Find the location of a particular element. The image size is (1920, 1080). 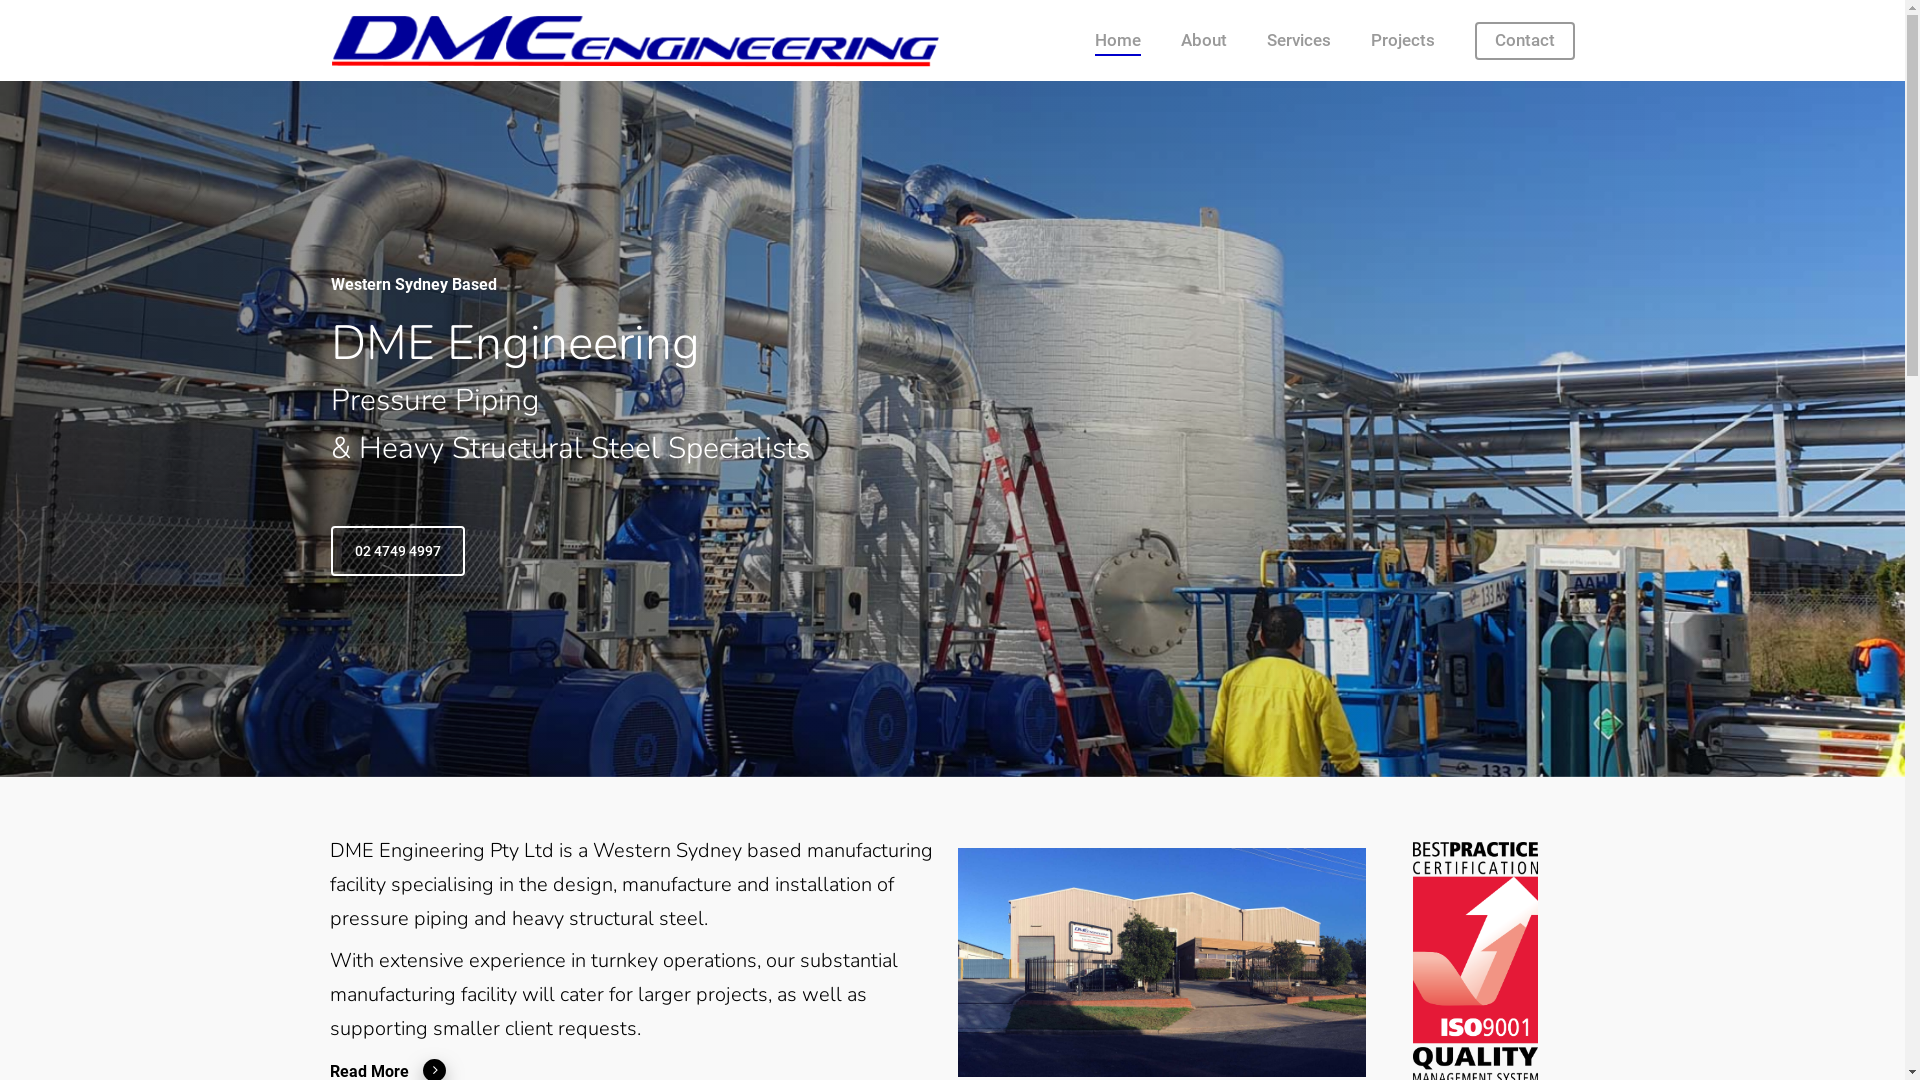

'About' is located at coordinates (1203, 40).